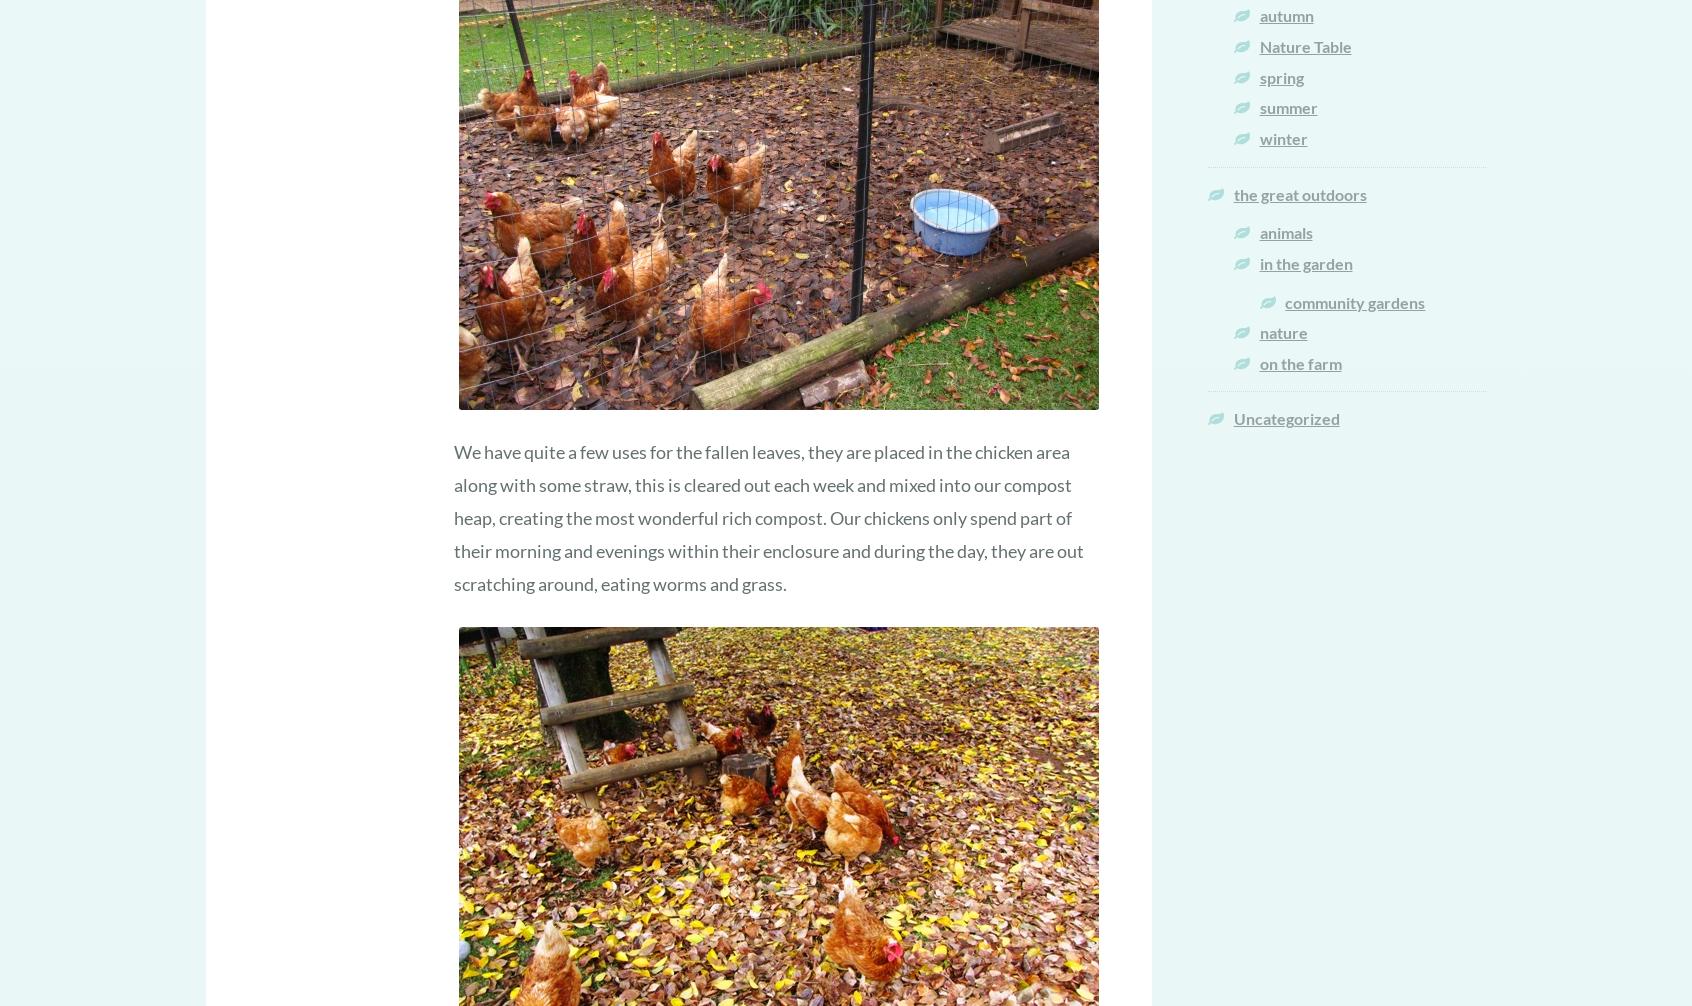  What do you see at coordinates (1354, 300) in the screenshot?
I see `'community gardens'` at bounding box center [1354, 300].